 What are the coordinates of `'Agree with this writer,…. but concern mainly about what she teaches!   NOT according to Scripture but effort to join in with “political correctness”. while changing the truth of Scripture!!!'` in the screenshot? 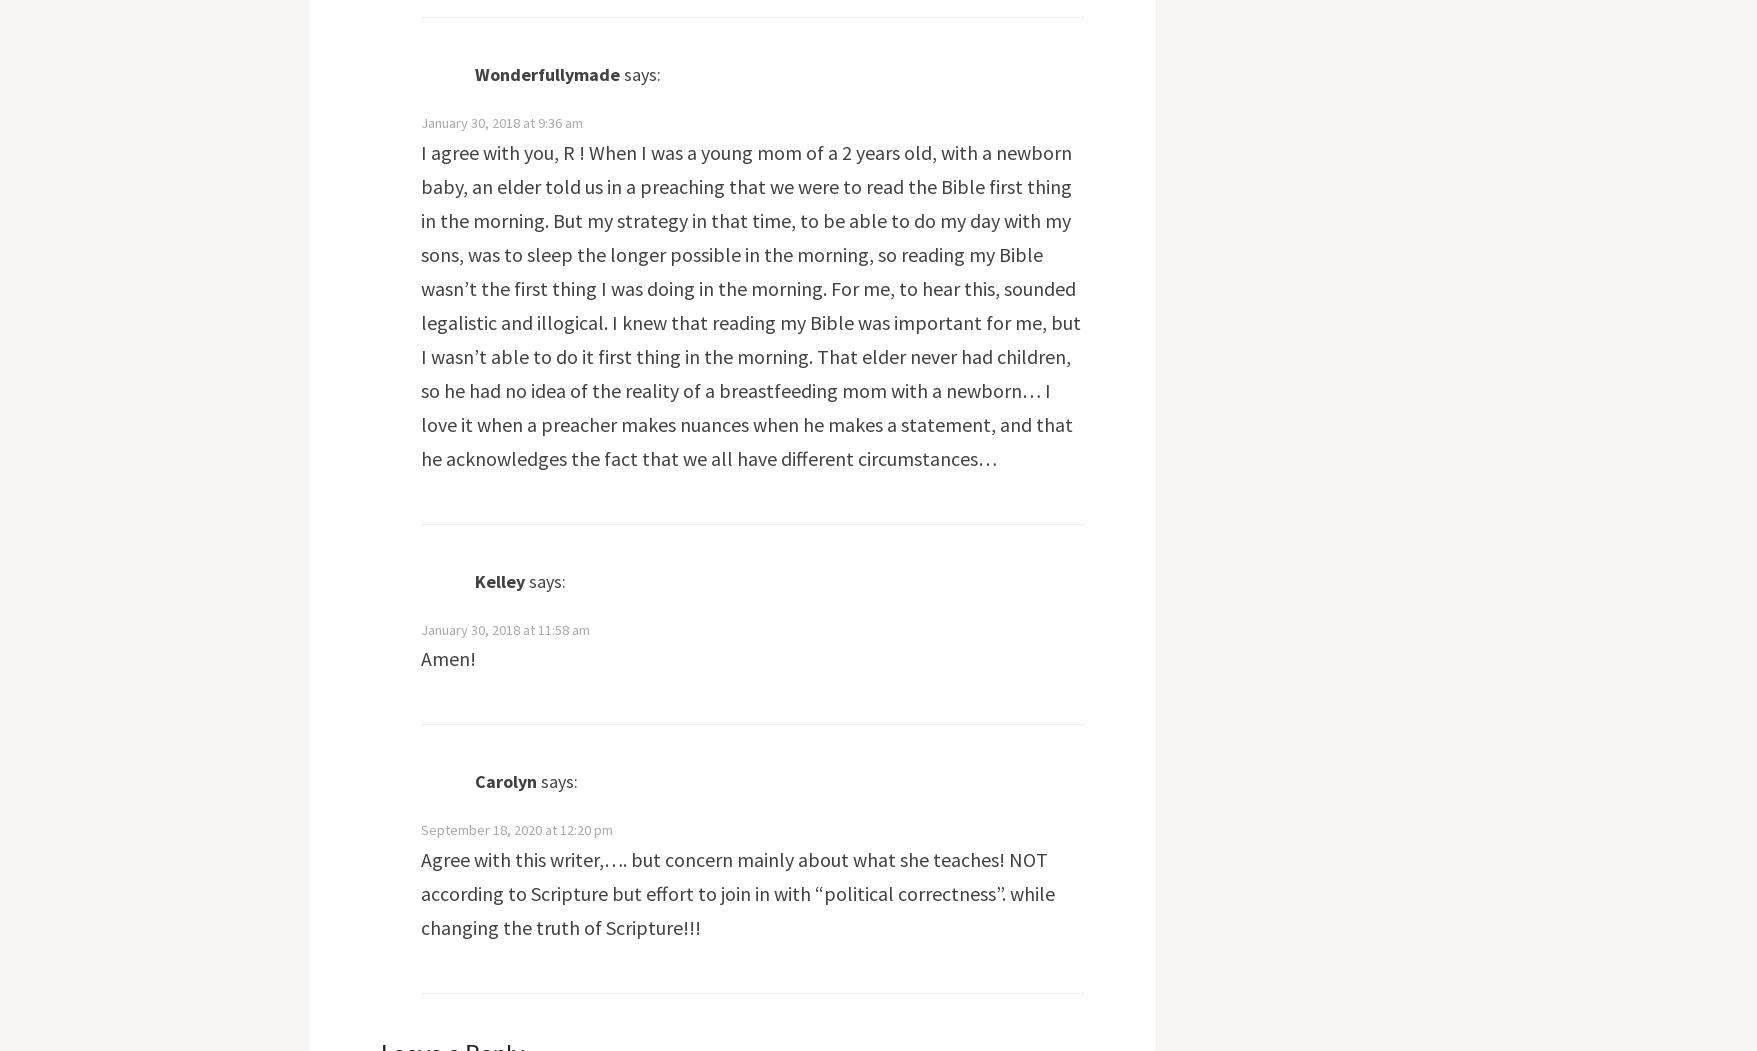 It's located at (736, 892).